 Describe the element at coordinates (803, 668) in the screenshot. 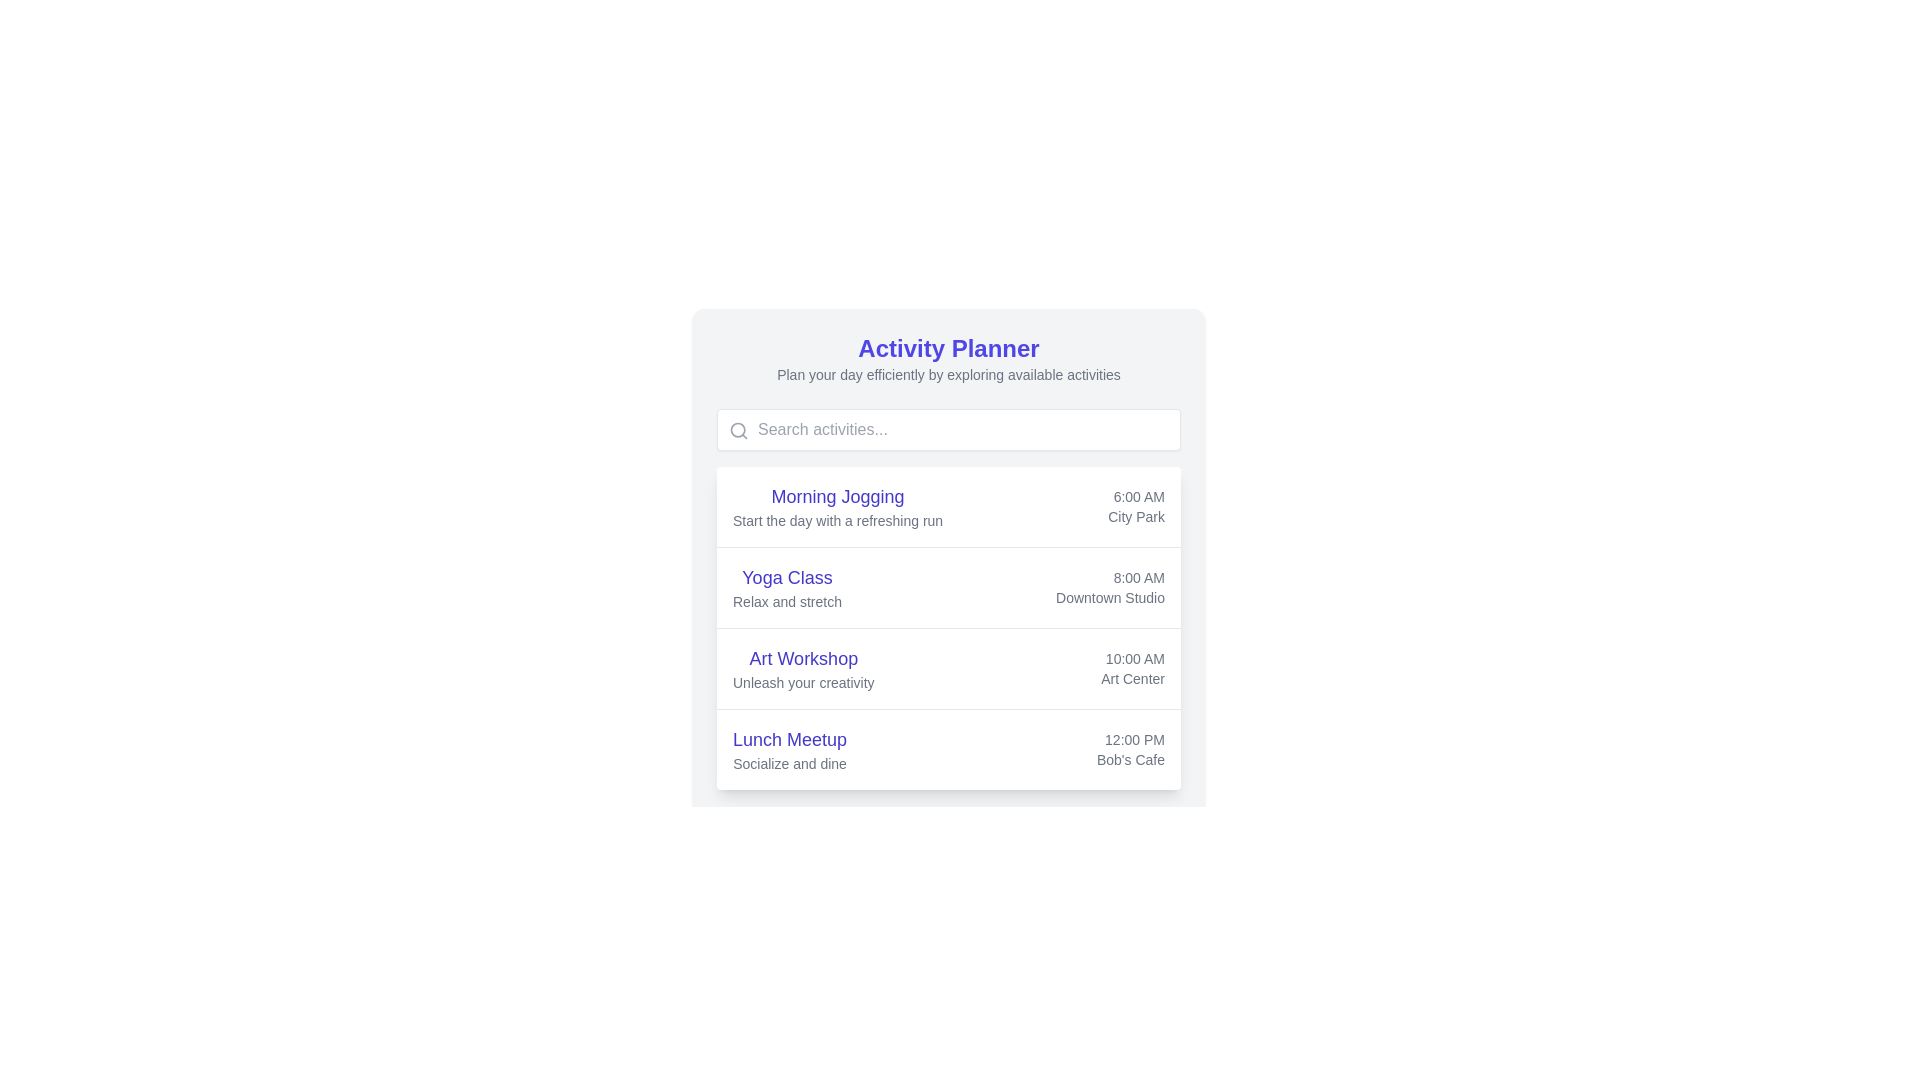

I see `the 'Art Workshop' text block, which features a bold indigo title and a smaller gray subtitle, positioned as the third activity in the 'Activity Planner' list interface` at that location.